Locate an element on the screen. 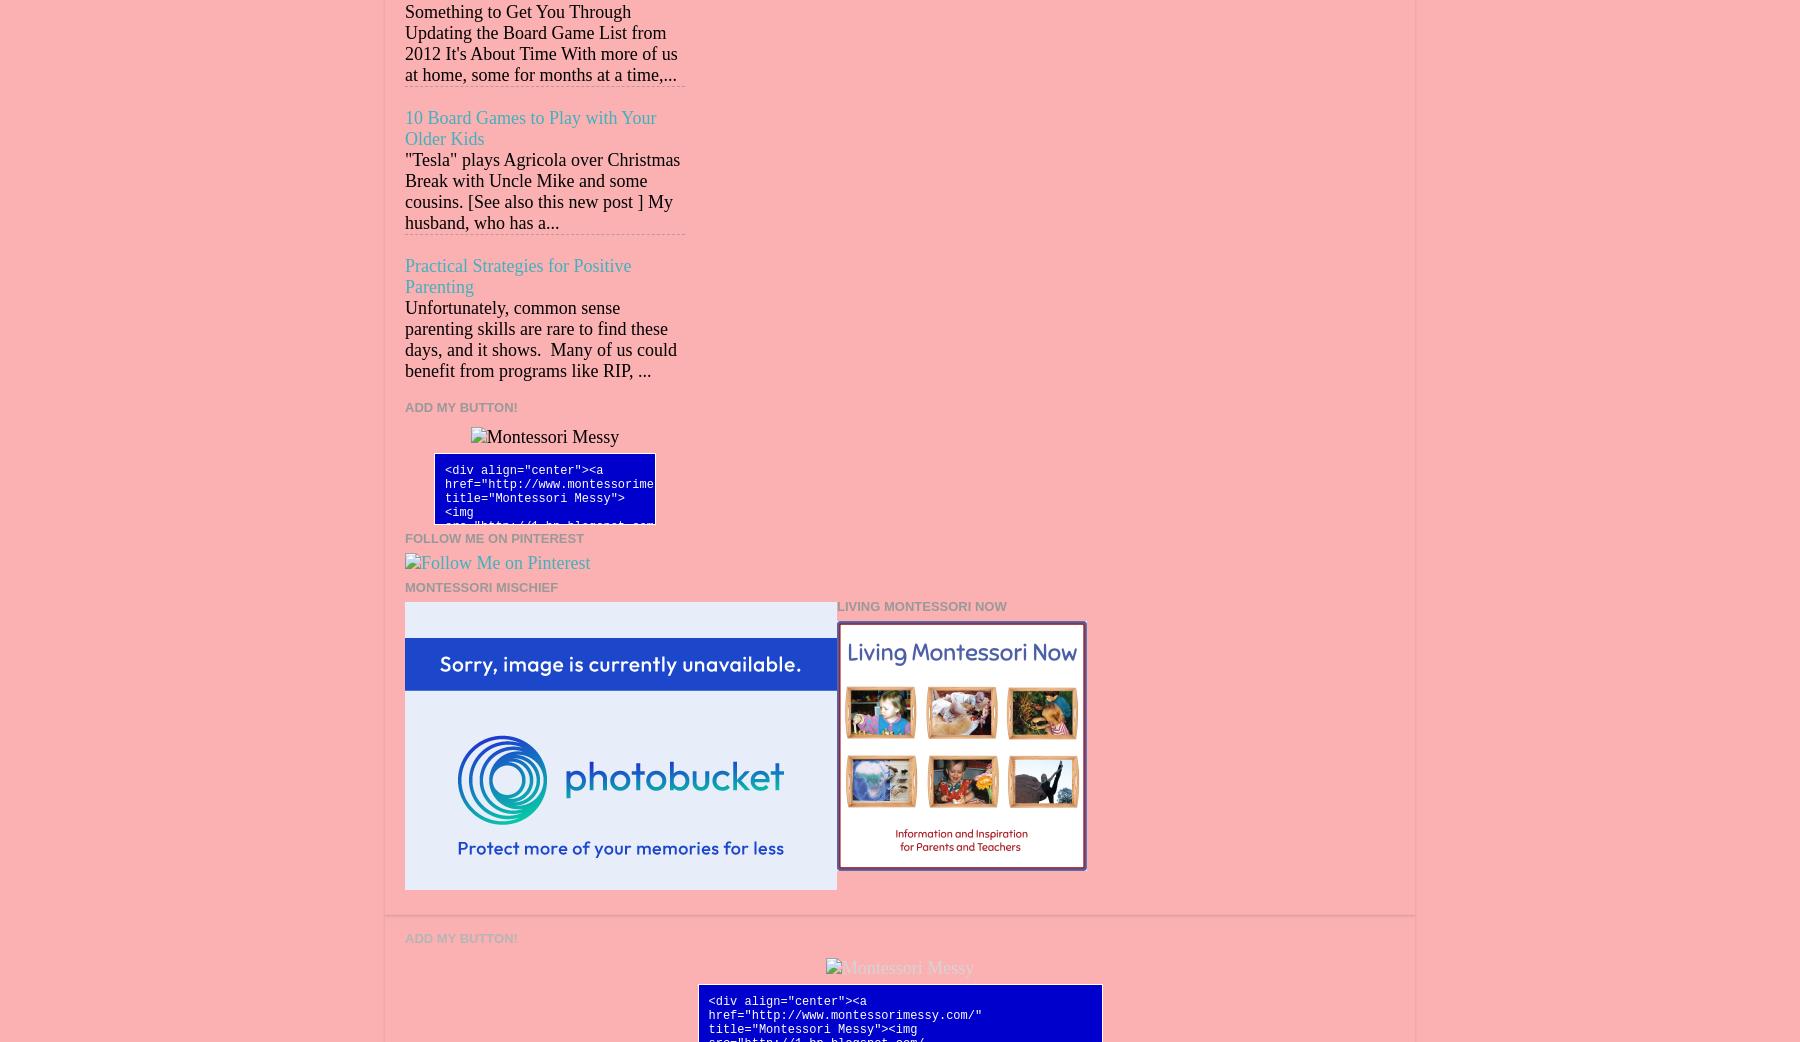  'Montessori Mischief' is located at coordinates (480, 586).